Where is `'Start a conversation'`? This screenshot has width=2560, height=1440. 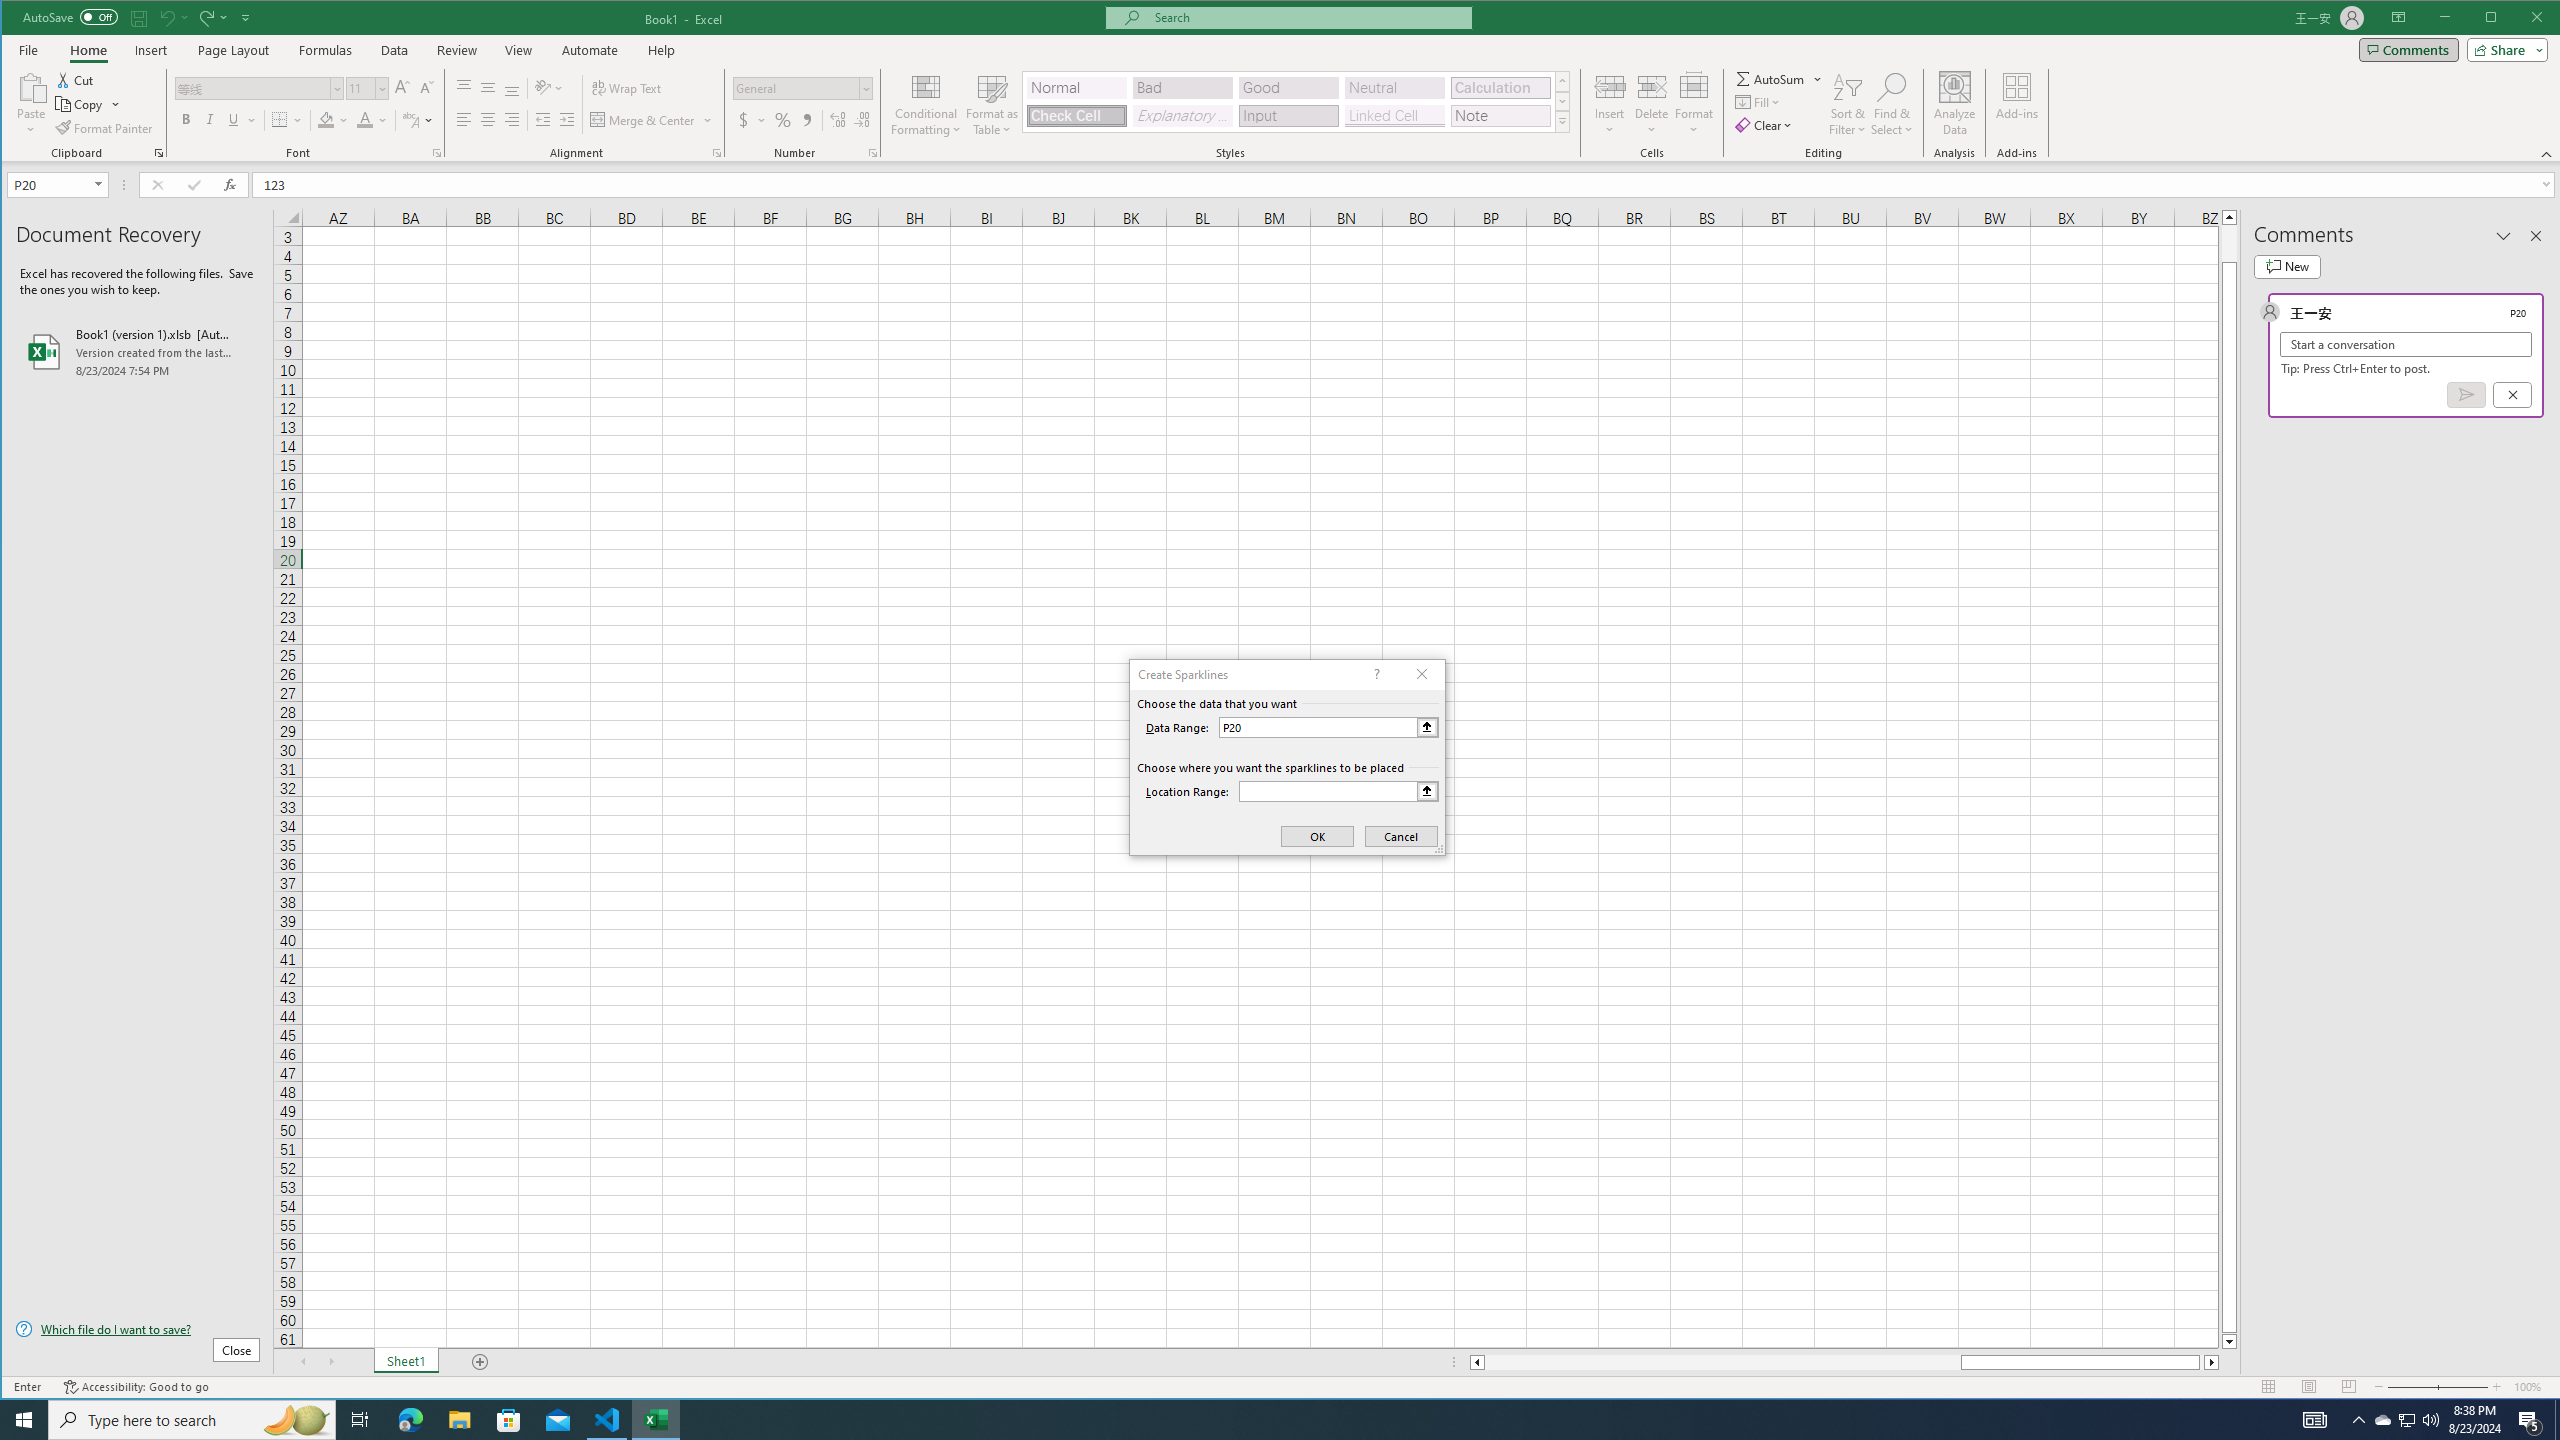
'Start a conversation' is located at coordinates (2405, 344).